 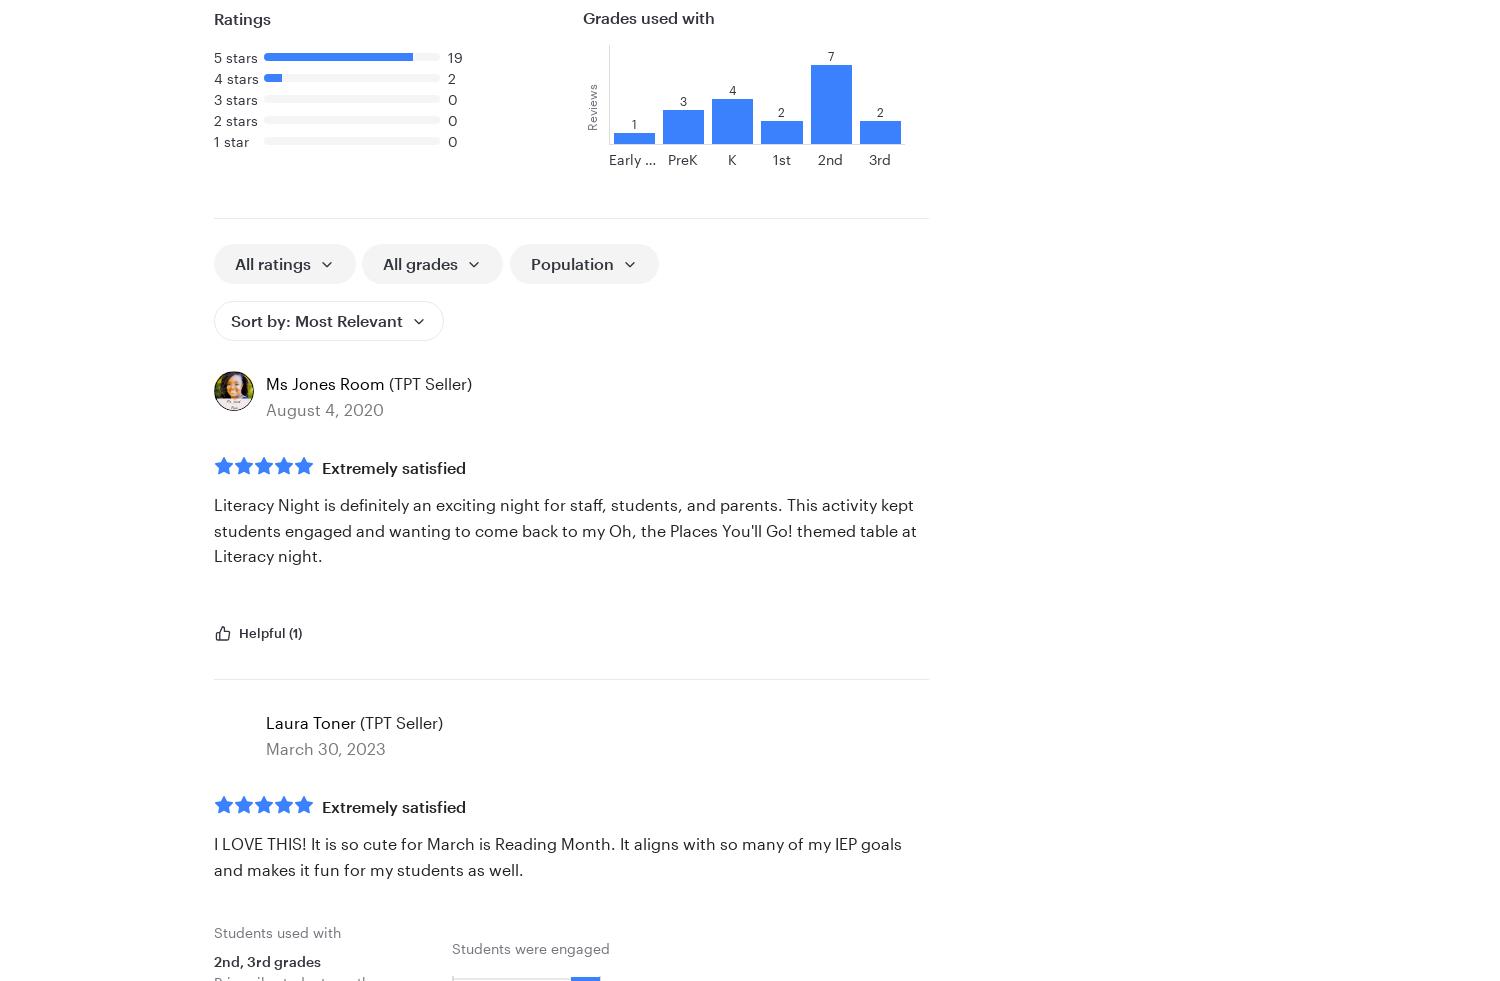 I want to click on 'Reviews', so click(x=591, y=106).